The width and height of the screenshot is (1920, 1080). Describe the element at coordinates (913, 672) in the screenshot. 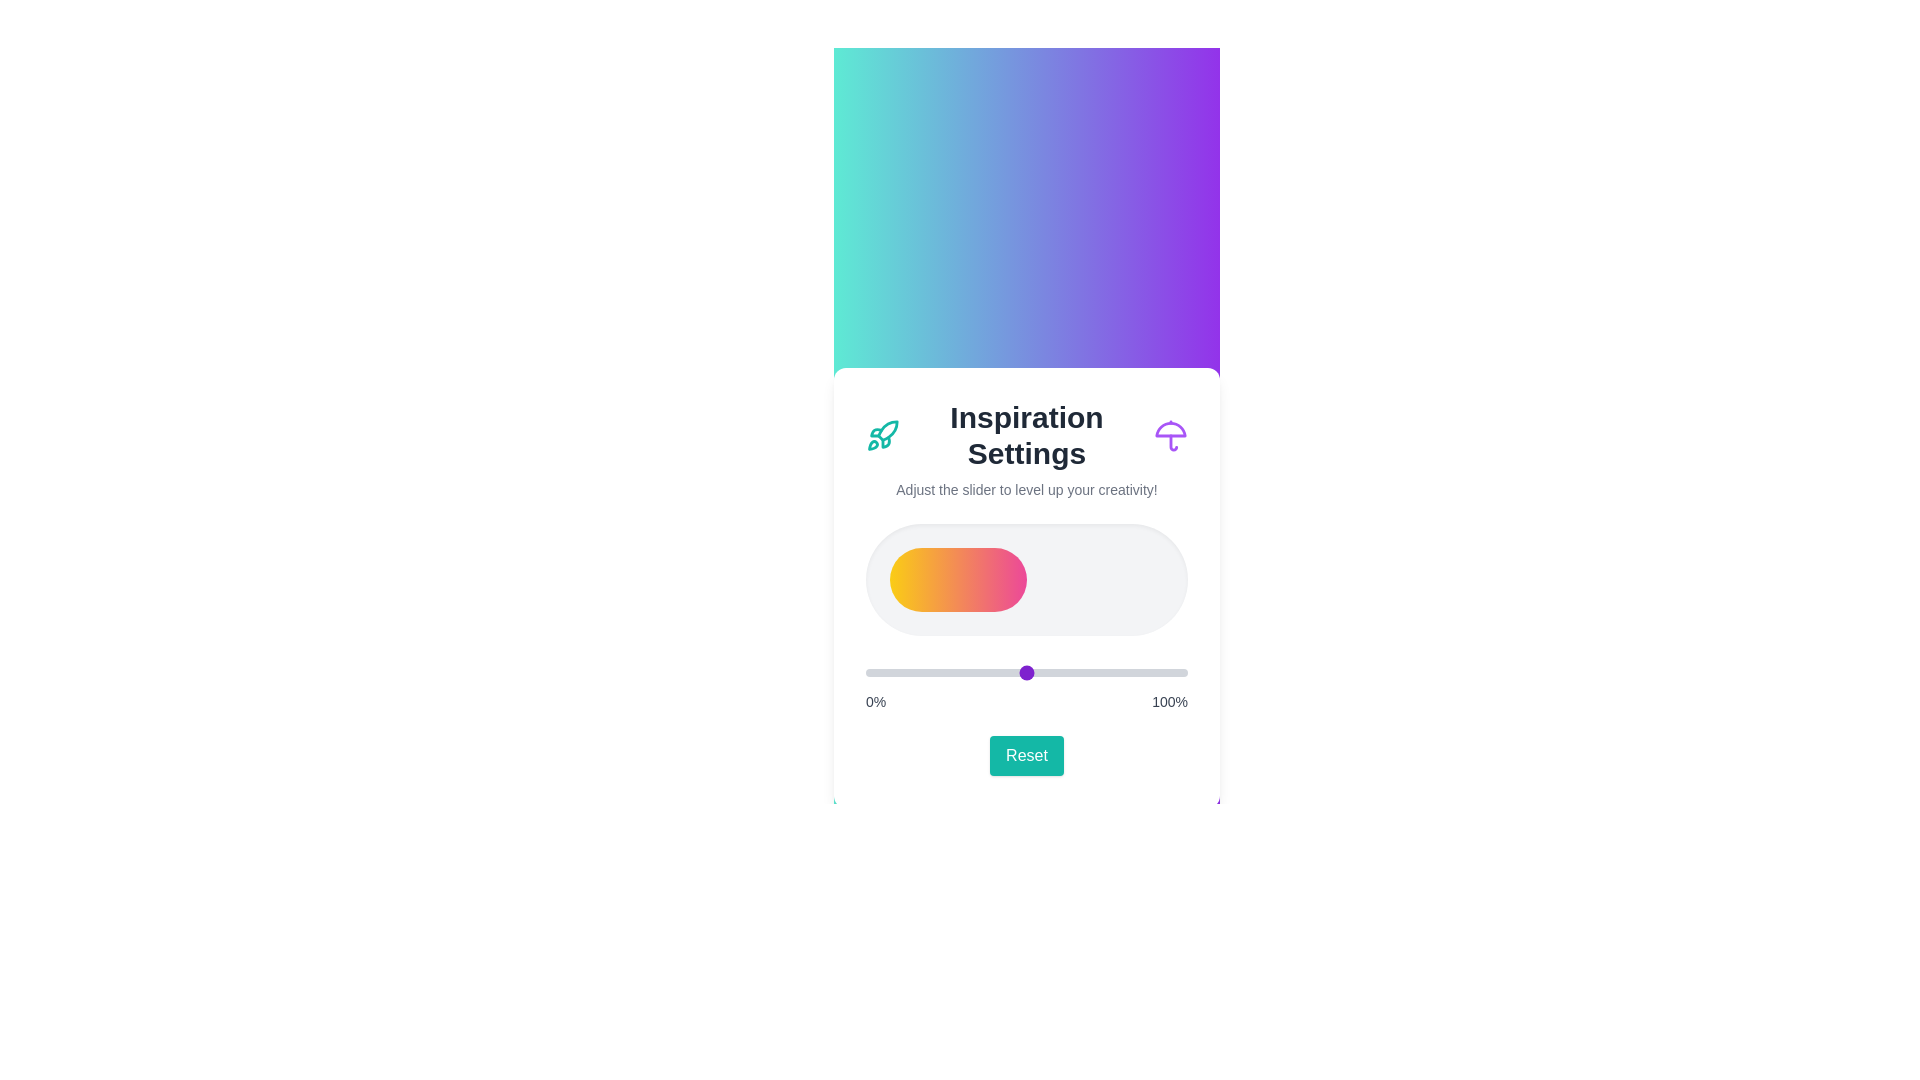

I see `the slider to 15%` at that location.